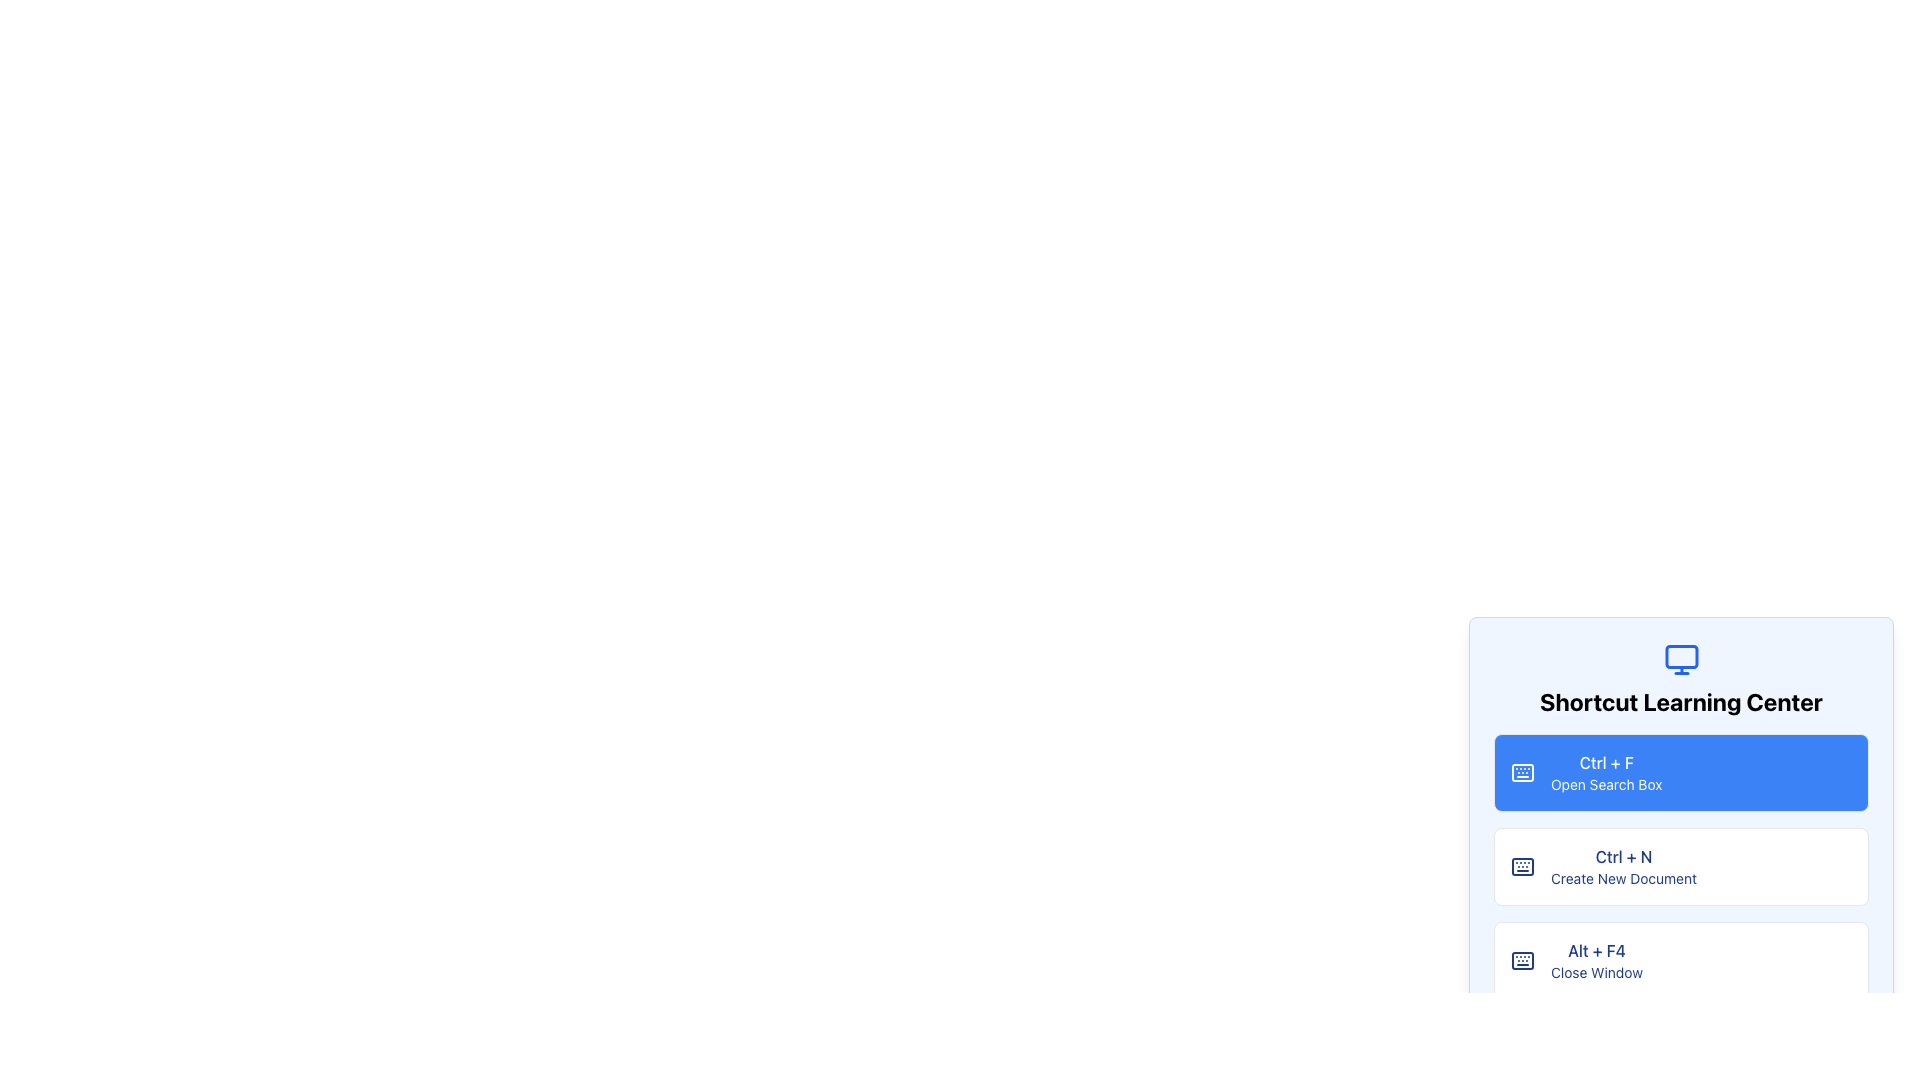  Describe the element at coordinates (1595, 971) in the screenshot. I see `text 'Close Window' displayed in blue font located beneath the hotkey 'Alt + F4'` at that location.